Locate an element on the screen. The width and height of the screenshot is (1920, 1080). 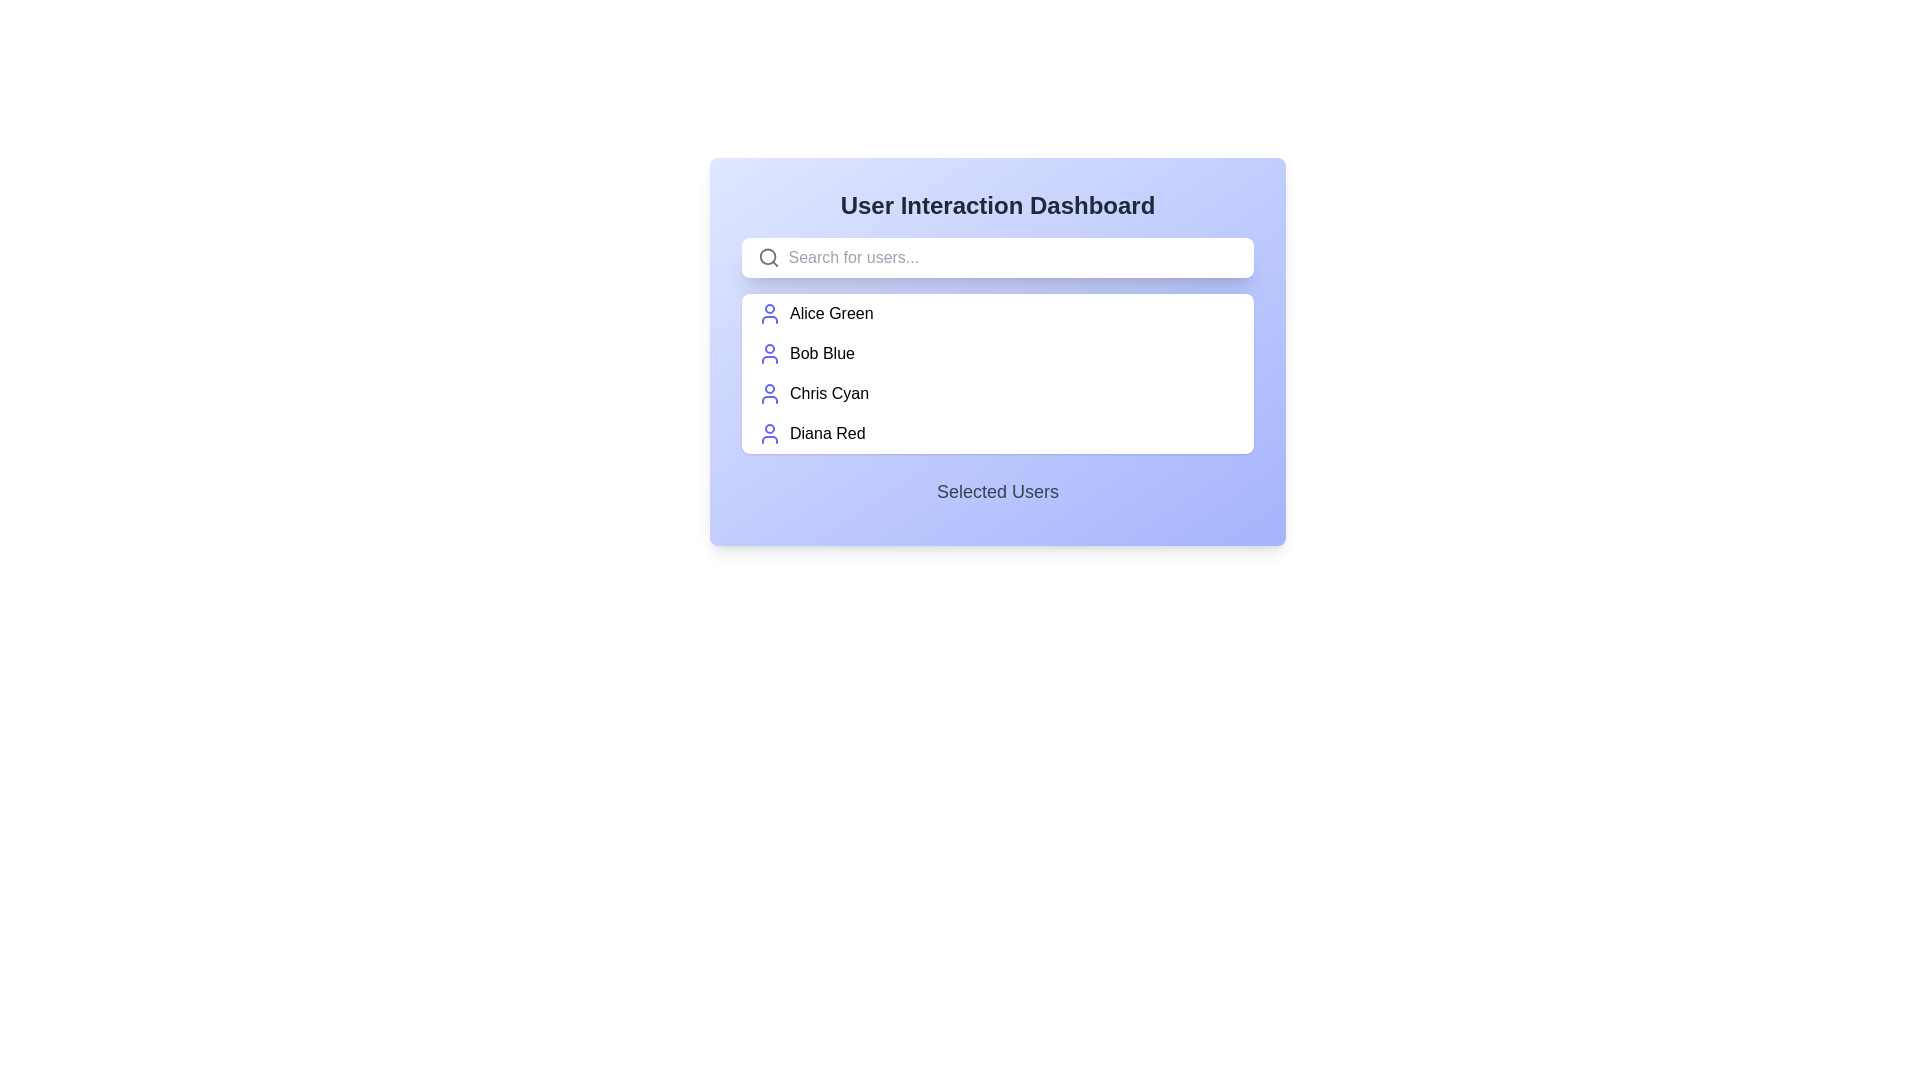
the Text Label located at the bottom of the main user panel, which serves as a title for the section displaying selected users is located at coordinates (998, 492).